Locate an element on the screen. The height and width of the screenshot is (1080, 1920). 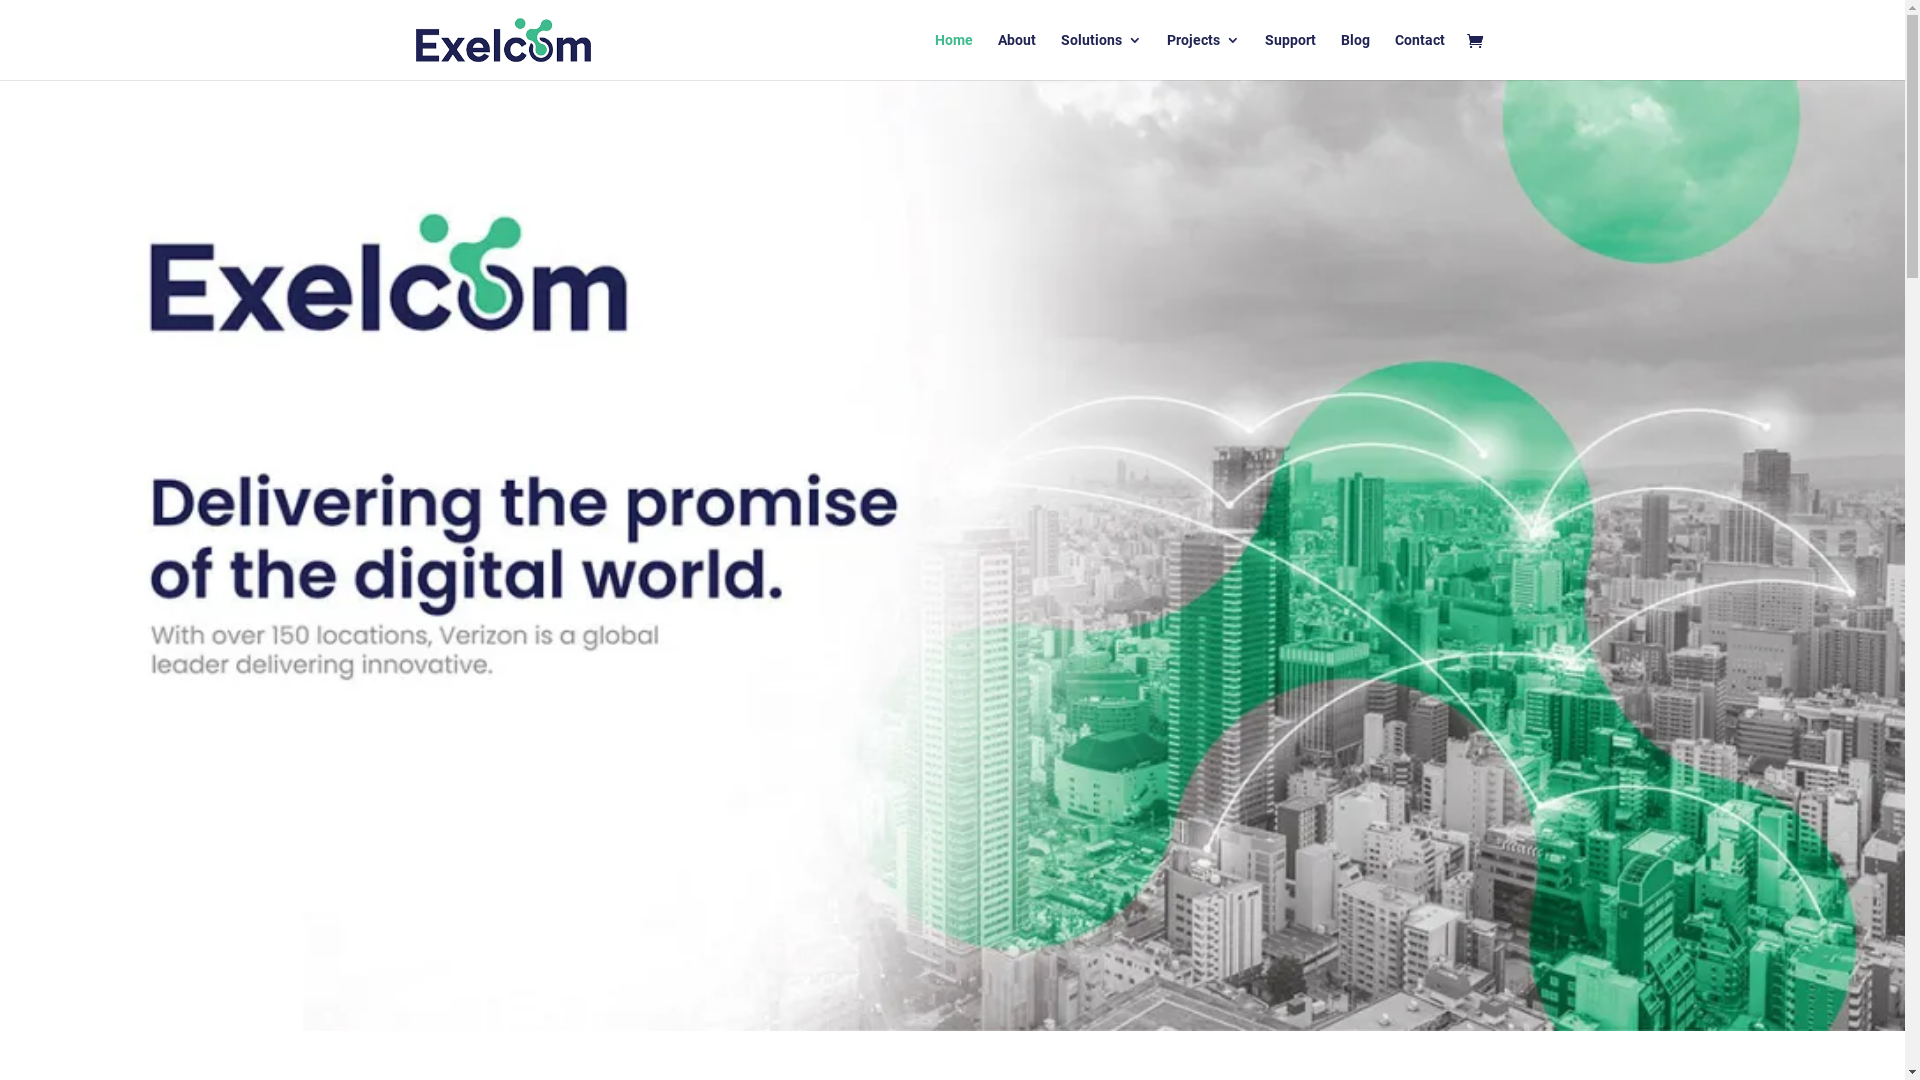
'Contact' is located at coordinates (1418, 55).